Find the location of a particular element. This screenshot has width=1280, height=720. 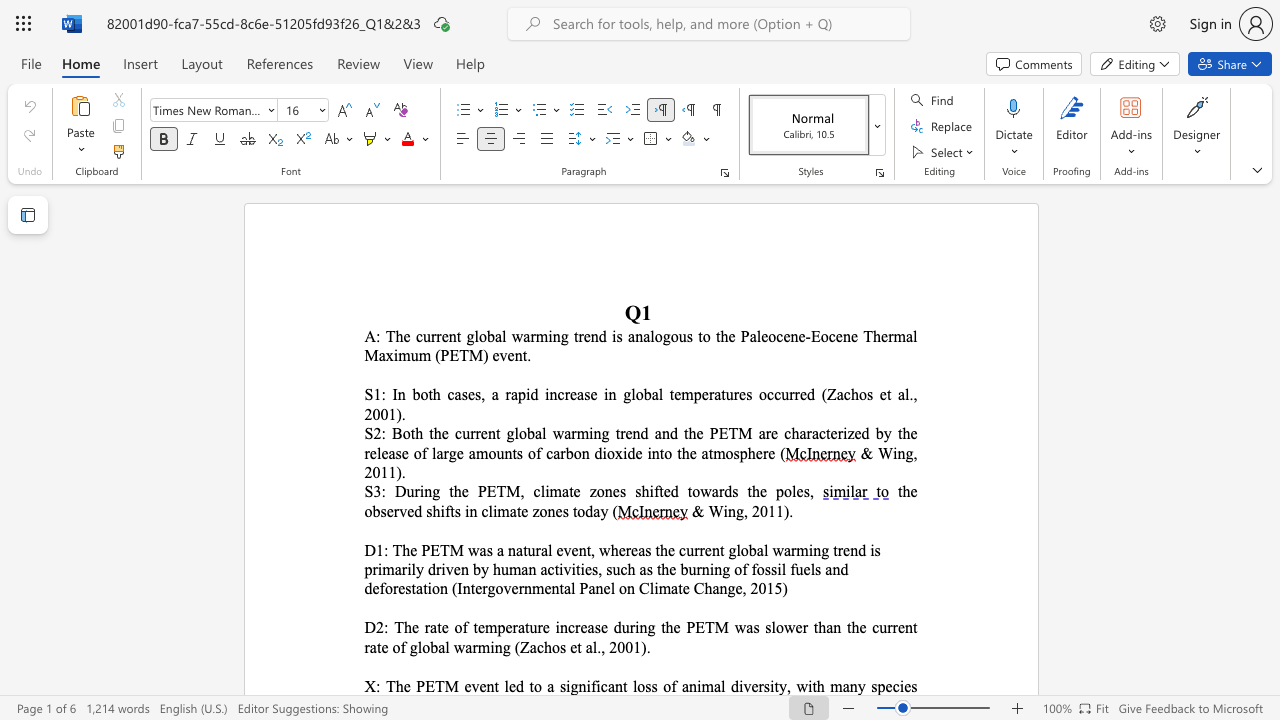

the 1th character "a" in the text is located at coordinates (538, 432).